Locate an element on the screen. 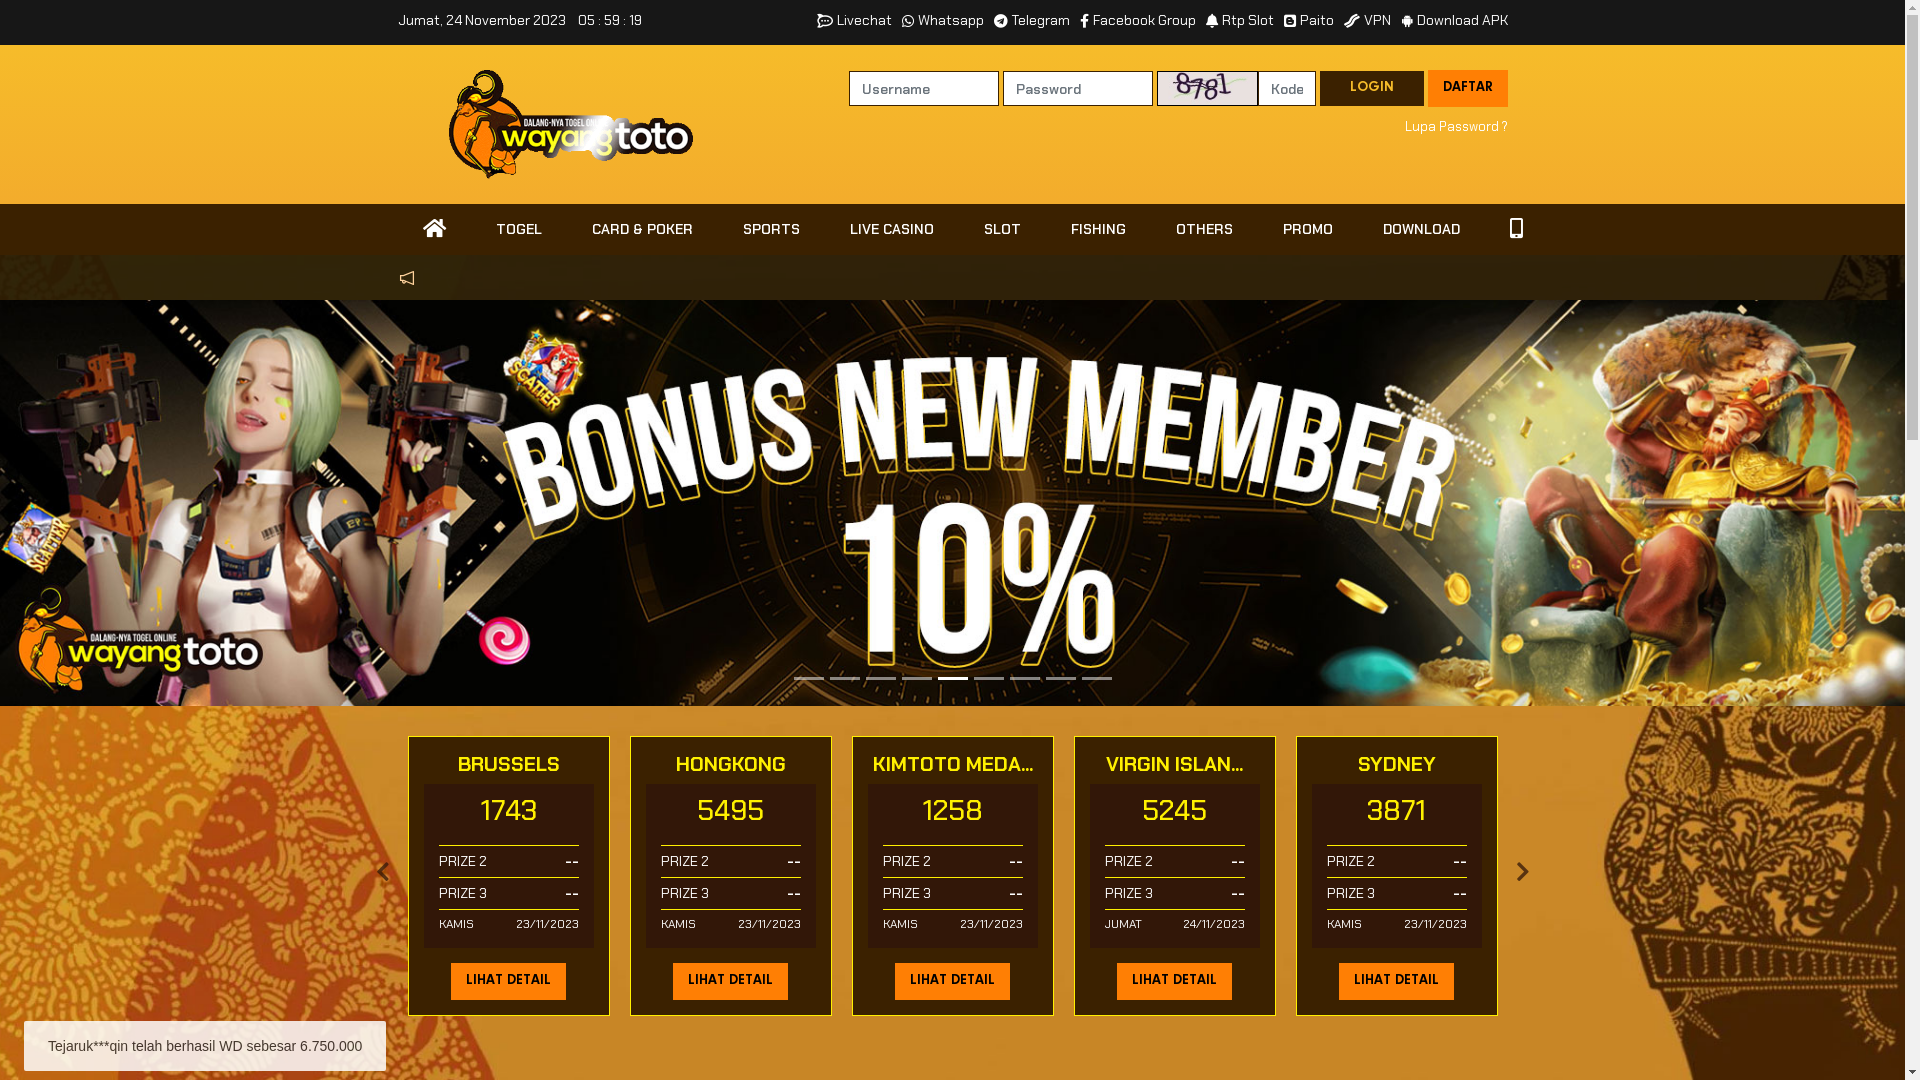 The width and height of the screenshot is (1920, 1080). 'Rtp Slot' is located at coordinates (1204, 20).